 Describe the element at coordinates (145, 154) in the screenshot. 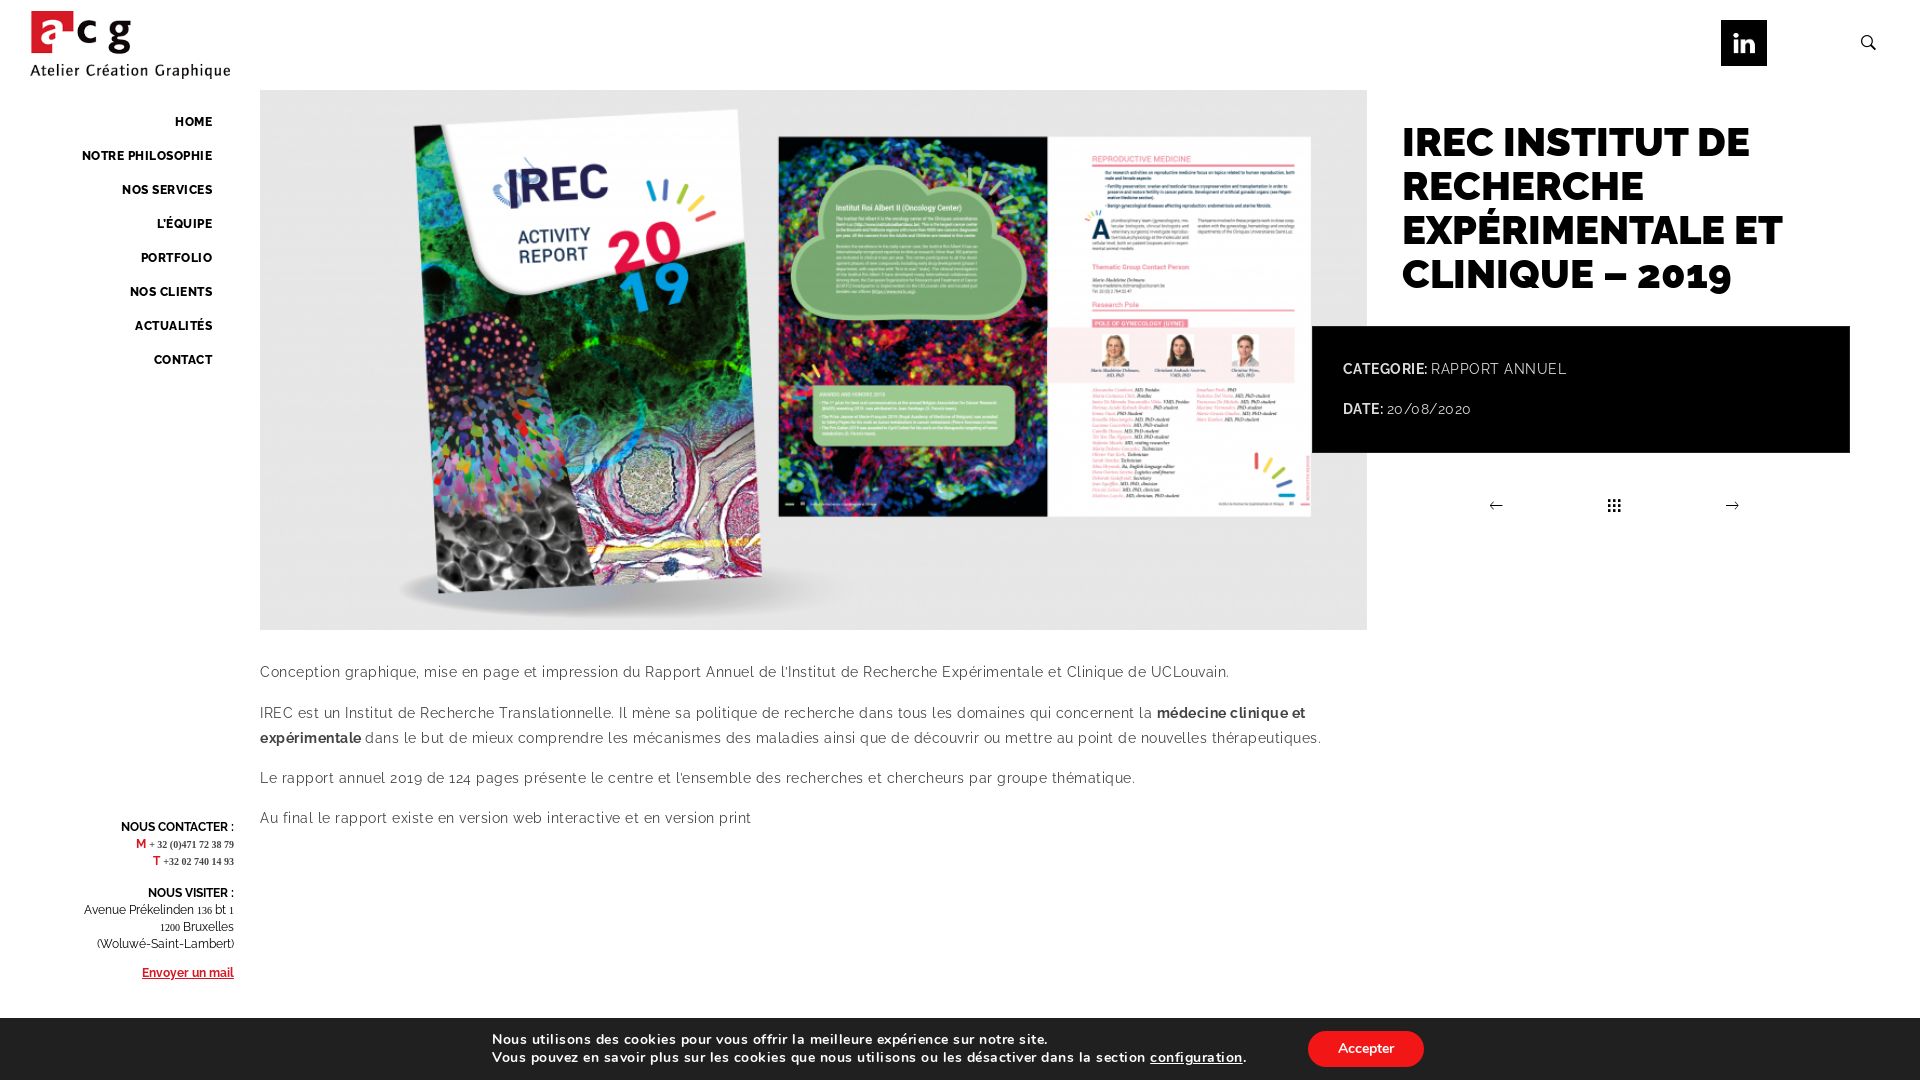

I see `'NOTRE PHILOSOPHIE'` at that location.